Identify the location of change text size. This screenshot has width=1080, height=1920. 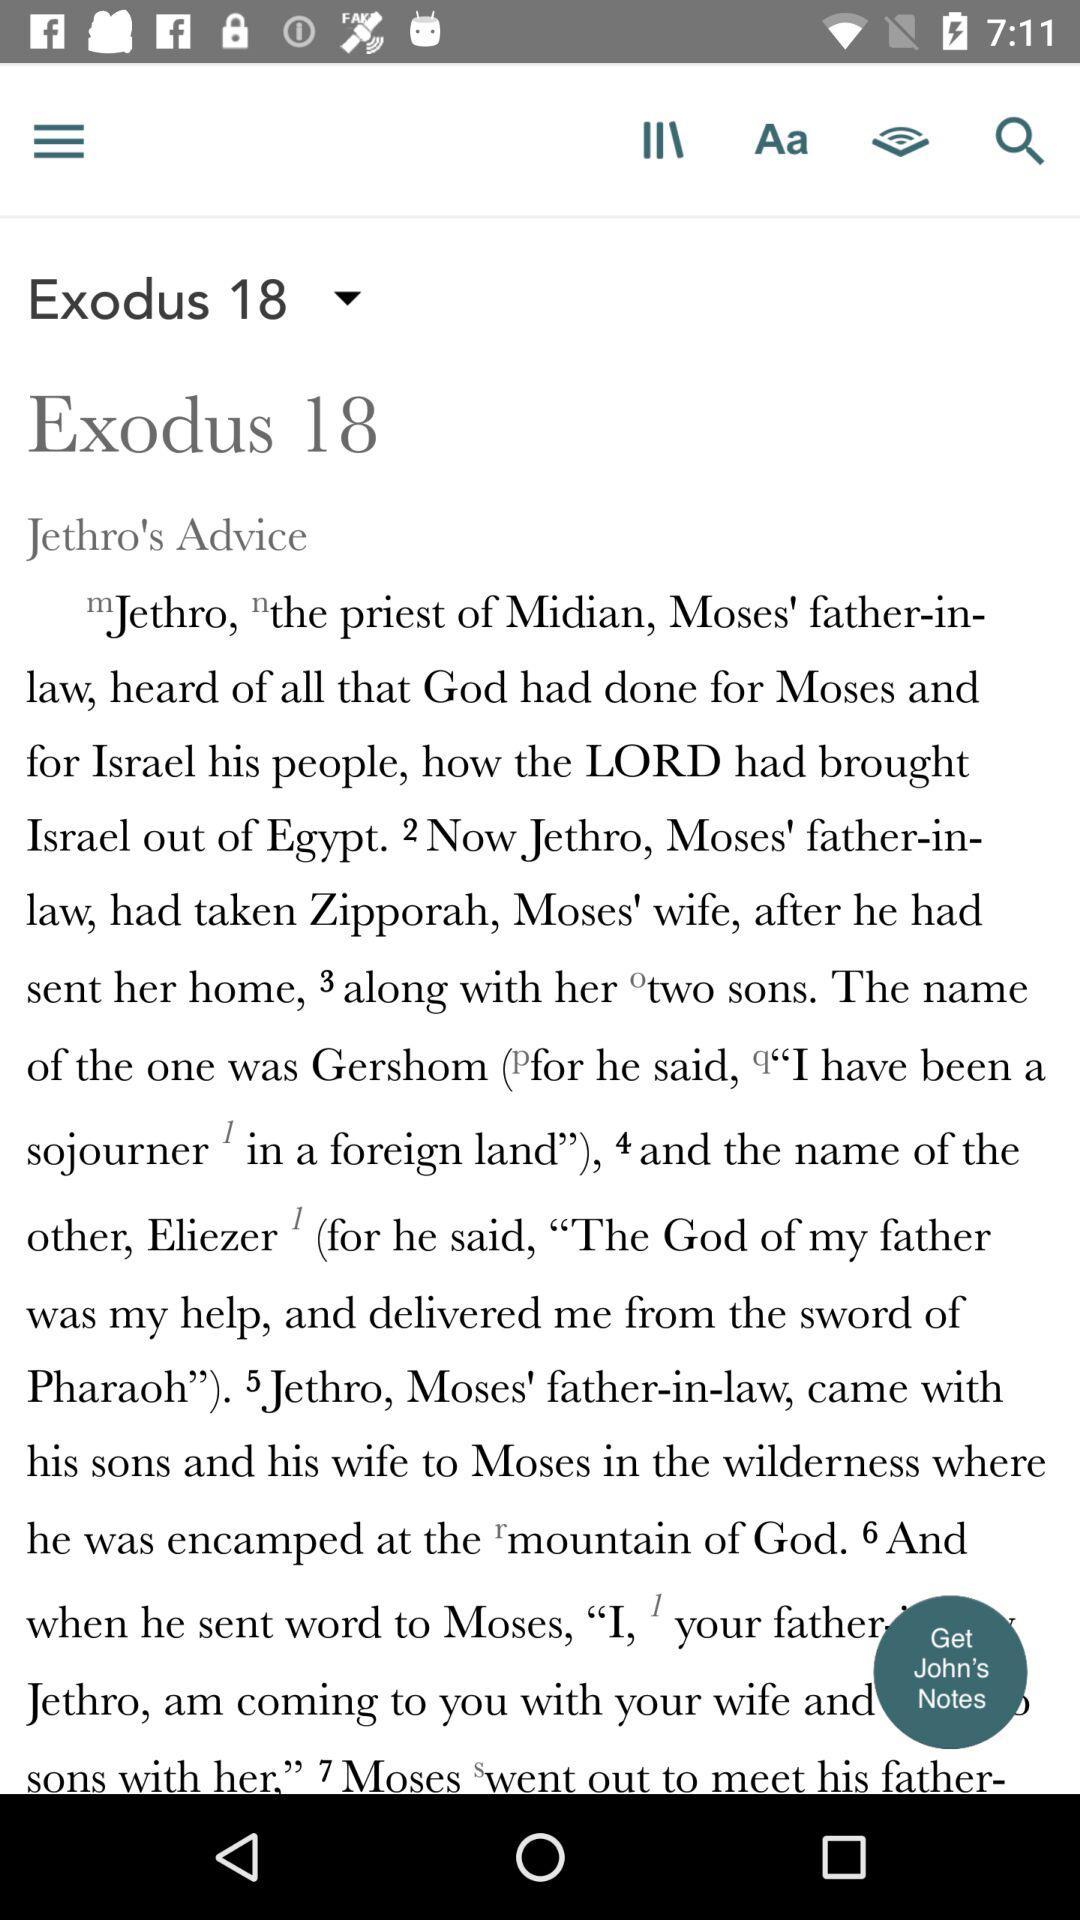
(780, 139).